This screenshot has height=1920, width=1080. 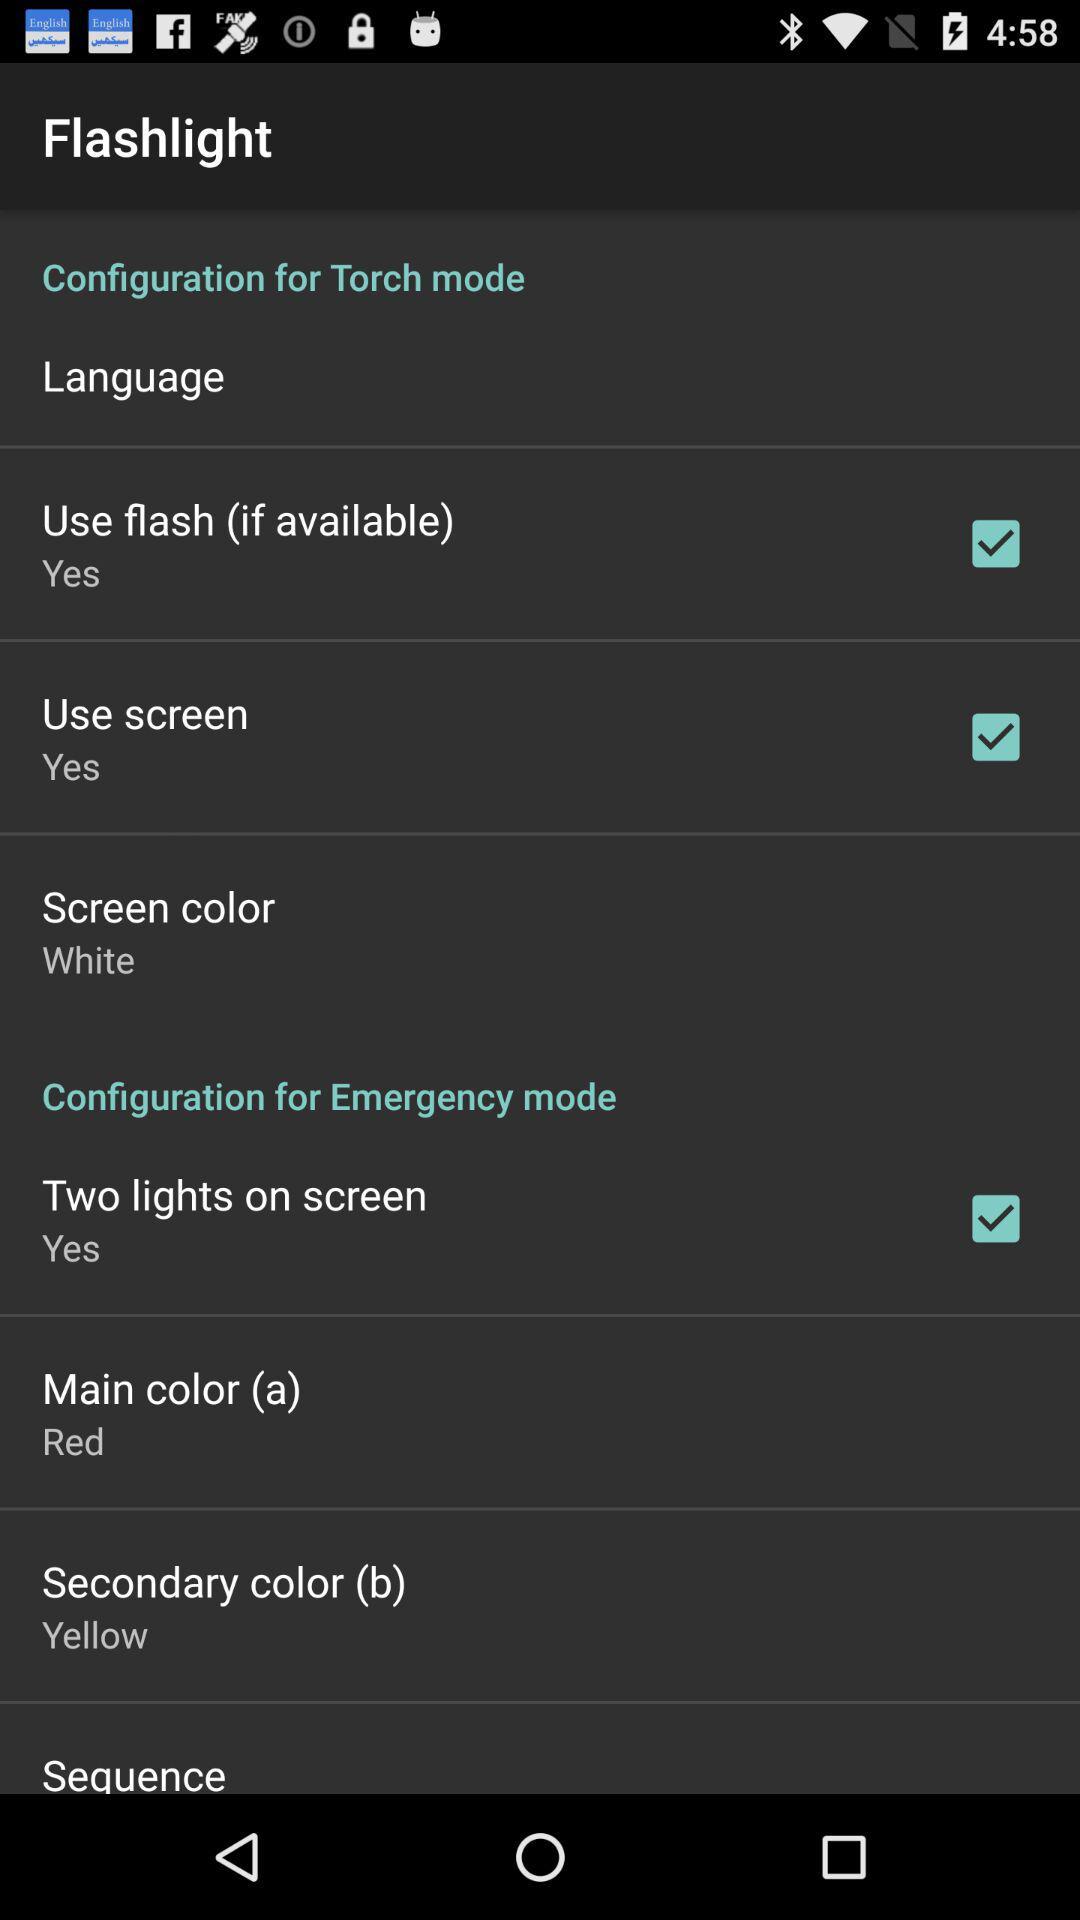 I want to click on the use screen icon, so click(x=144, y=712).